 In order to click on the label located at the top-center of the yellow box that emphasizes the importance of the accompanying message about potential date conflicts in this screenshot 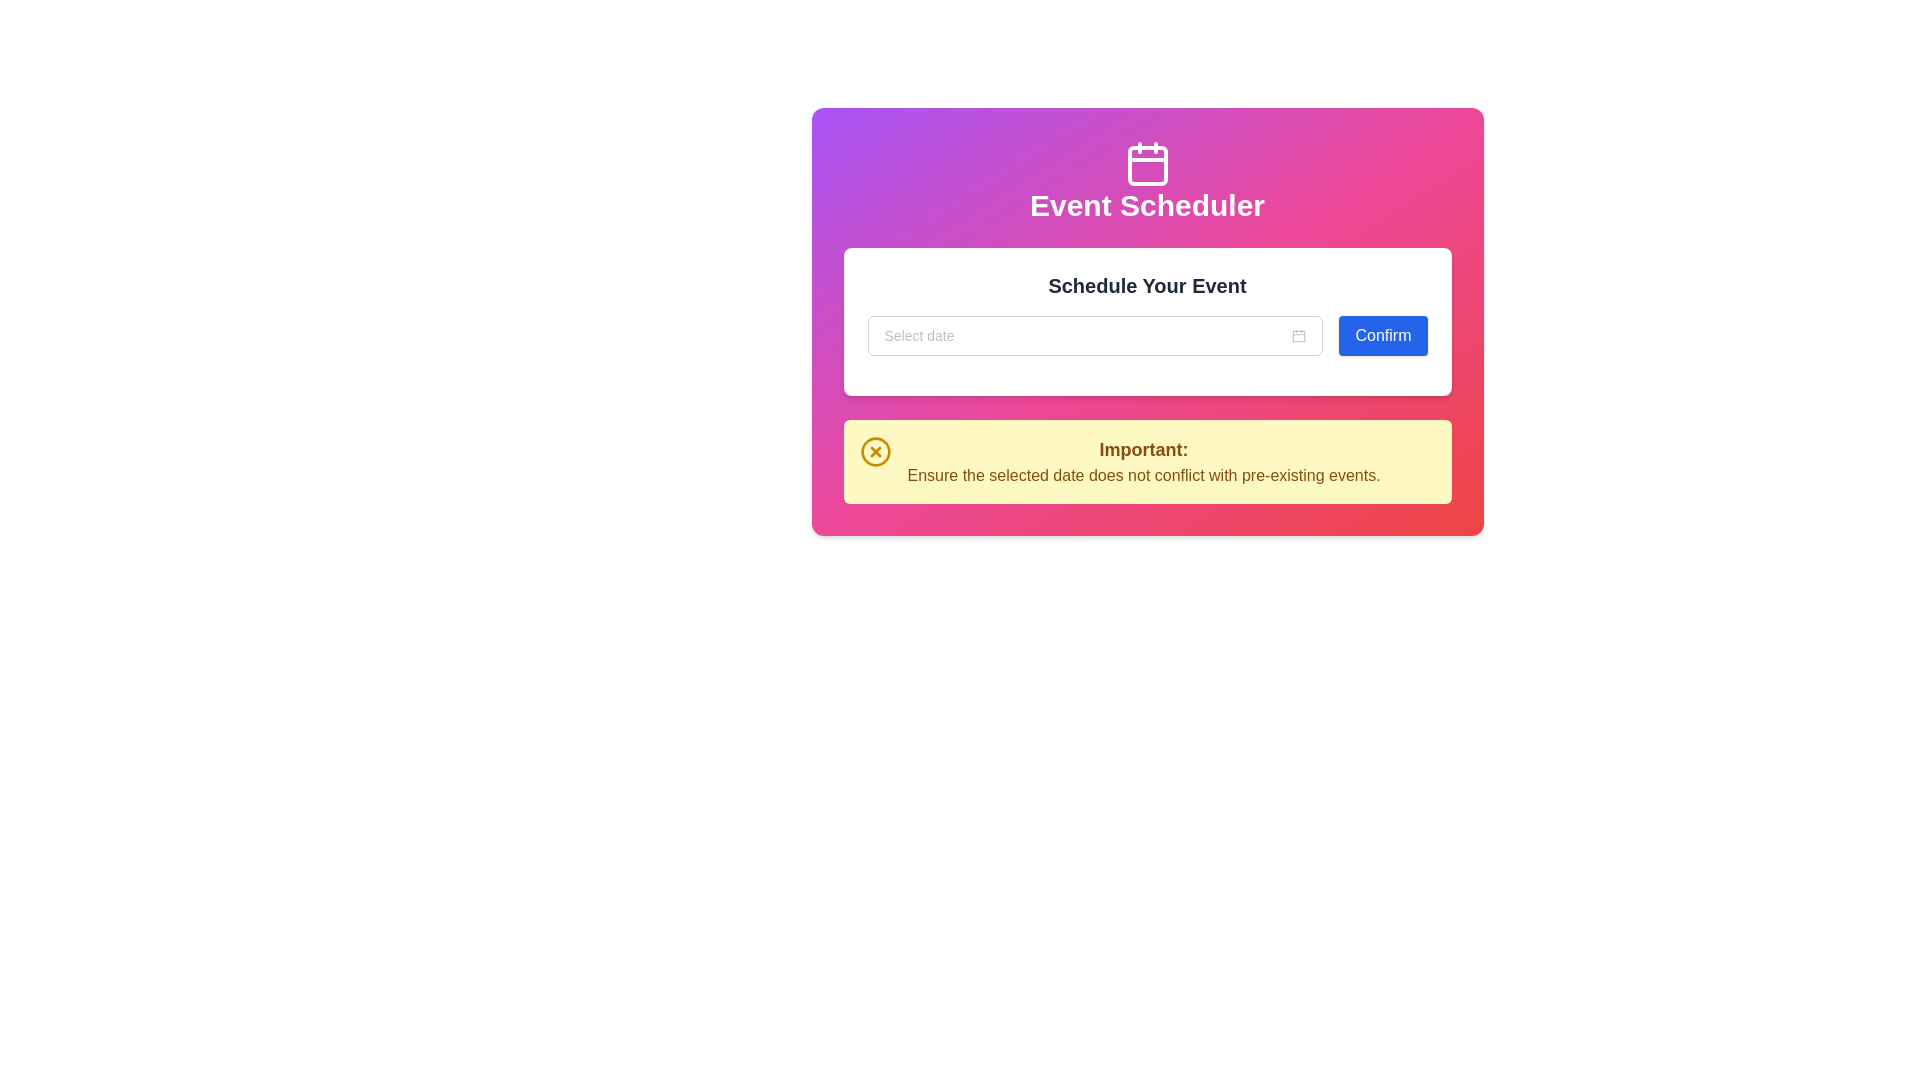, I will do `click(1144, 450)`.